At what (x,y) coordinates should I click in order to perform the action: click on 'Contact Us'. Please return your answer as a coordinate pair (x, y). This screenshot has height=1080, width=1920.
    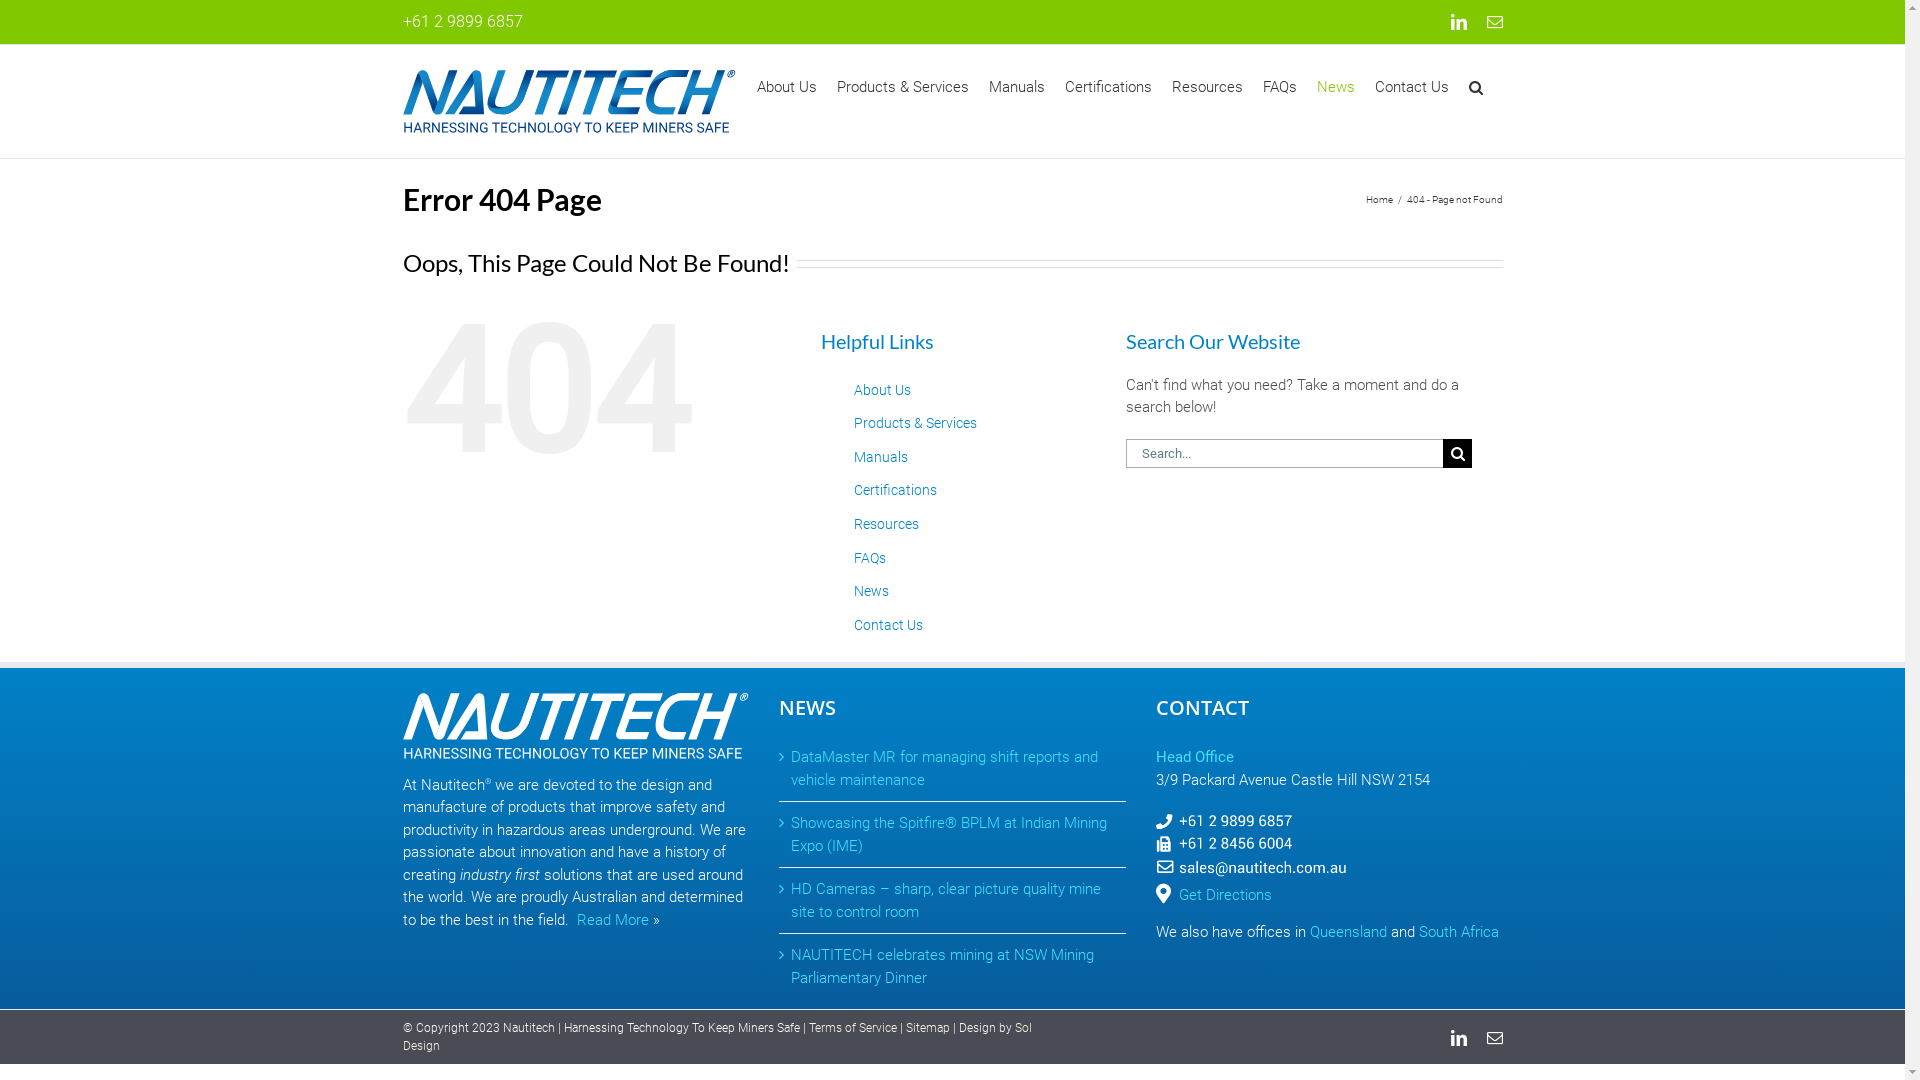
    Looking at the image, I should click on (887, 623).